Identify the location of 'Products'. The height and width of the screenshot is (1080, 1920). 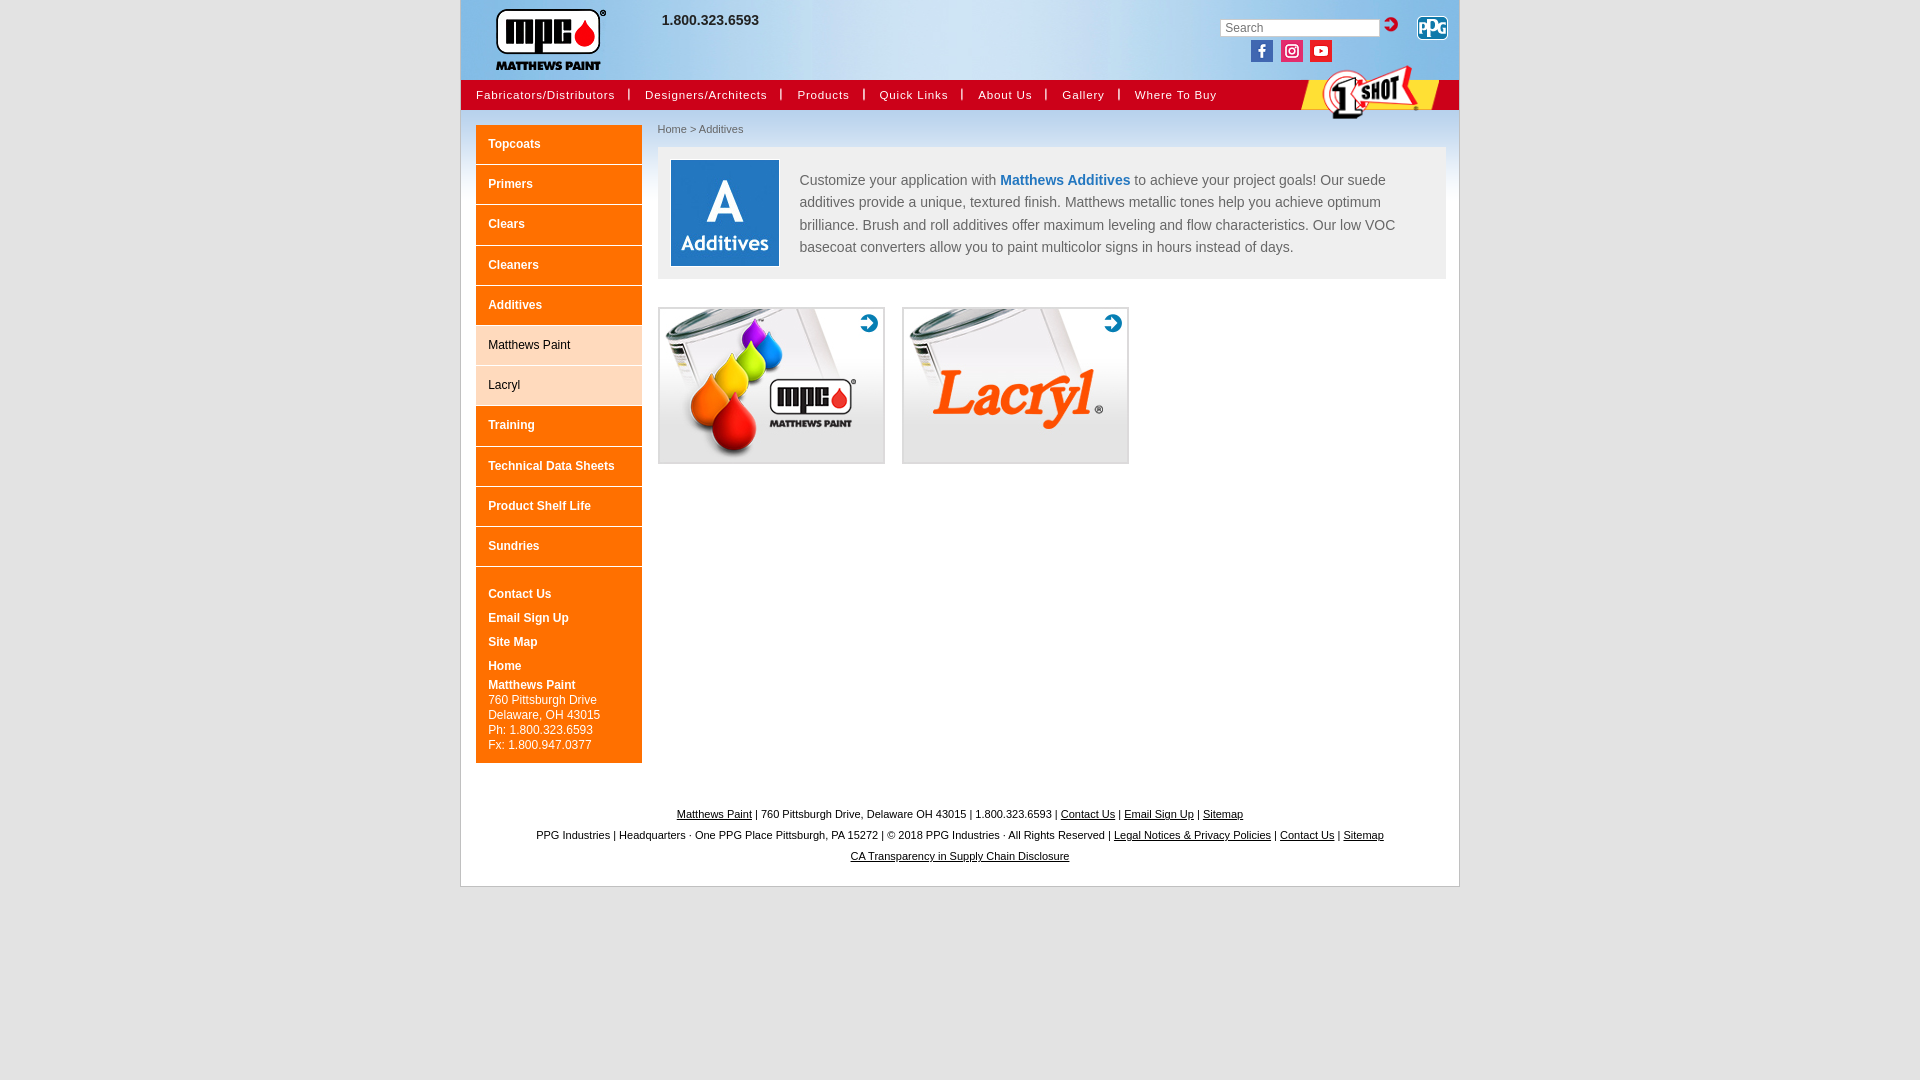
(822, 95).